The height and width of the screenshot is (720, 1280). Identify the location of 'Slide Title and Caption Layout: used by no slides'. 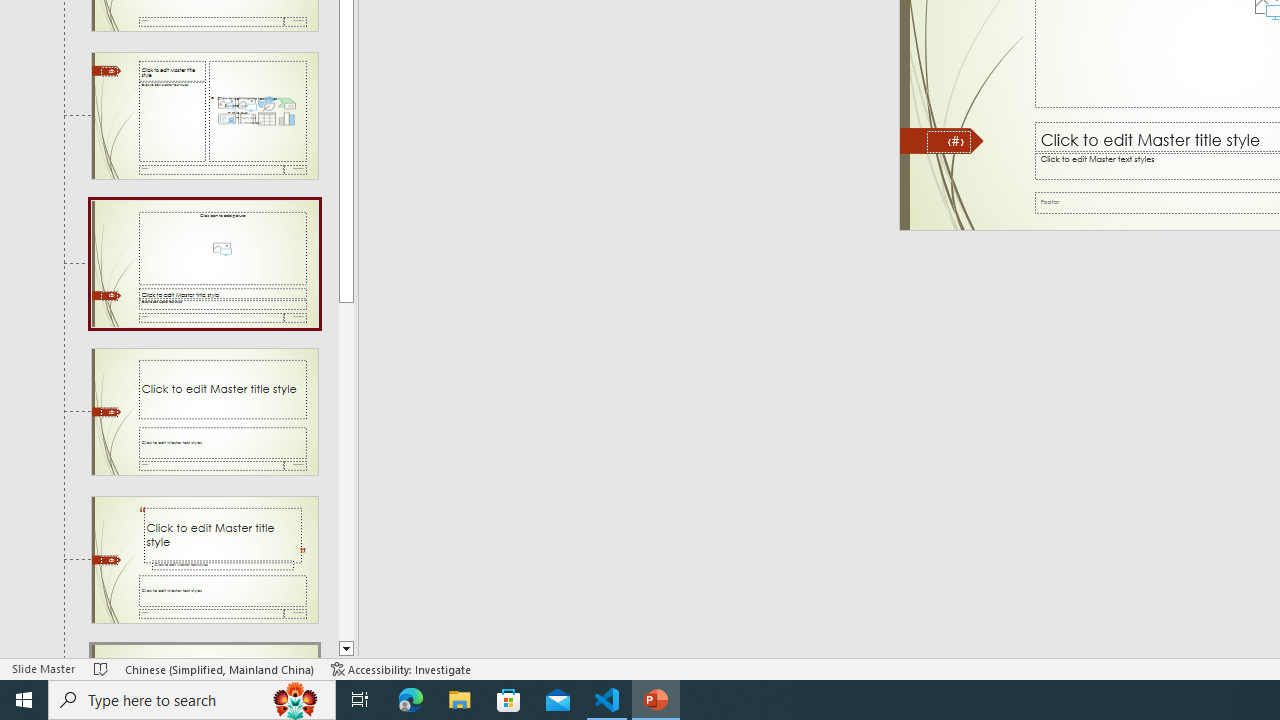
(204, 411).